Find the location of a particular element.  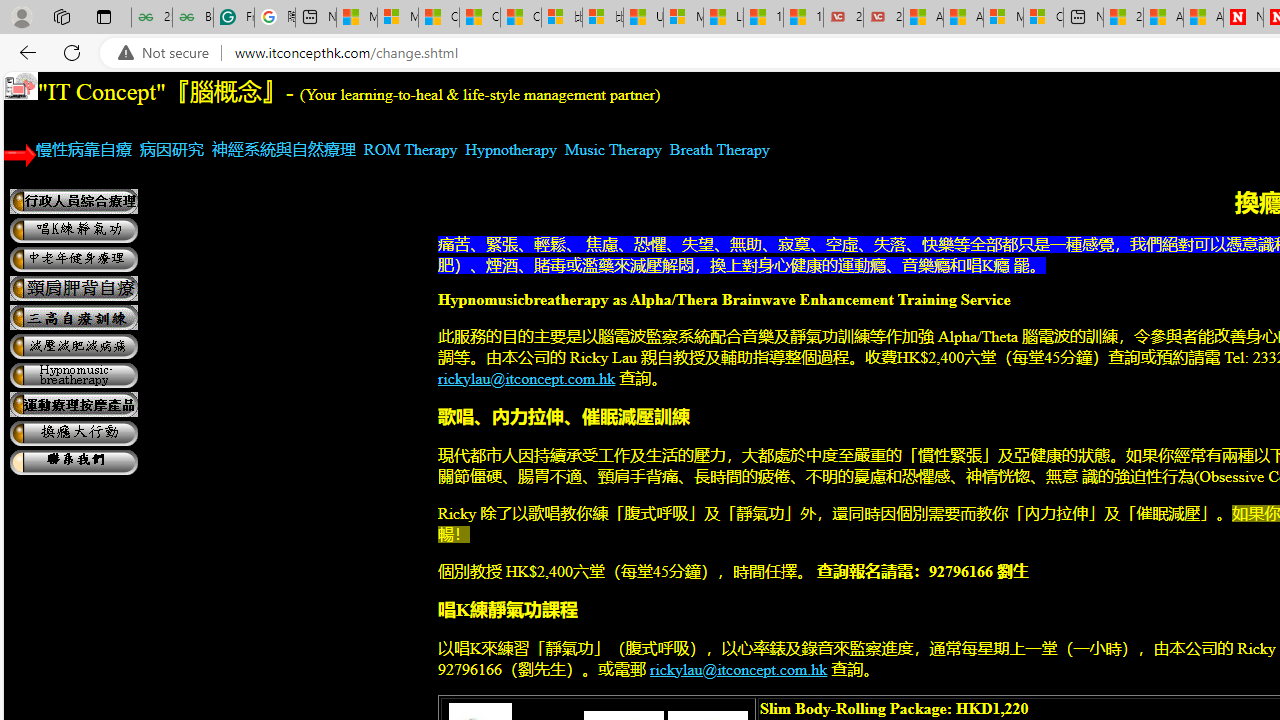

'21 Movies That Outdid the Books They Were Based On' is located at coordinates (882, 17).